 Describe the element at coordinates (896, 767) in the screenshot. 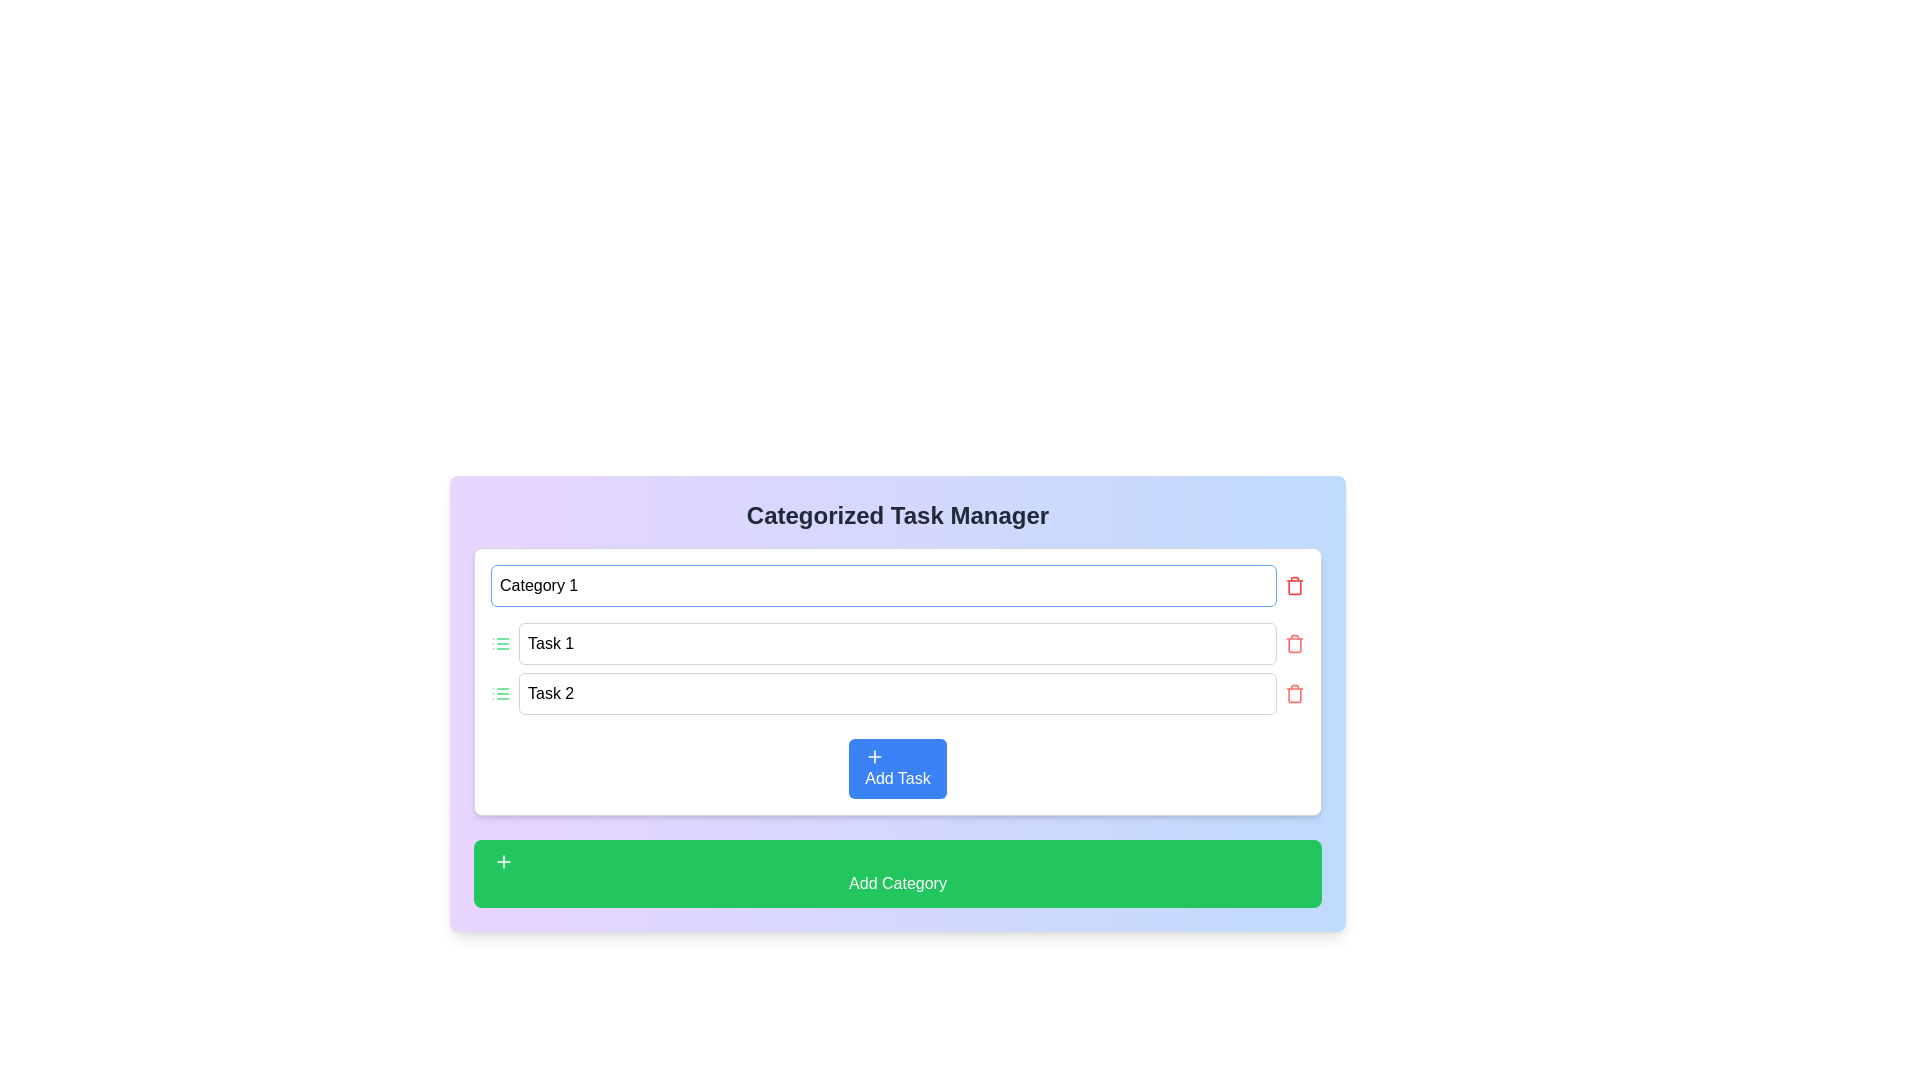

I see `the 'Add Task' button, which is a rectangular button with rounded corners, blue background, and white text, located beneath the 'Task 2' input field in the 'Categorized Task Manager'` at that location.